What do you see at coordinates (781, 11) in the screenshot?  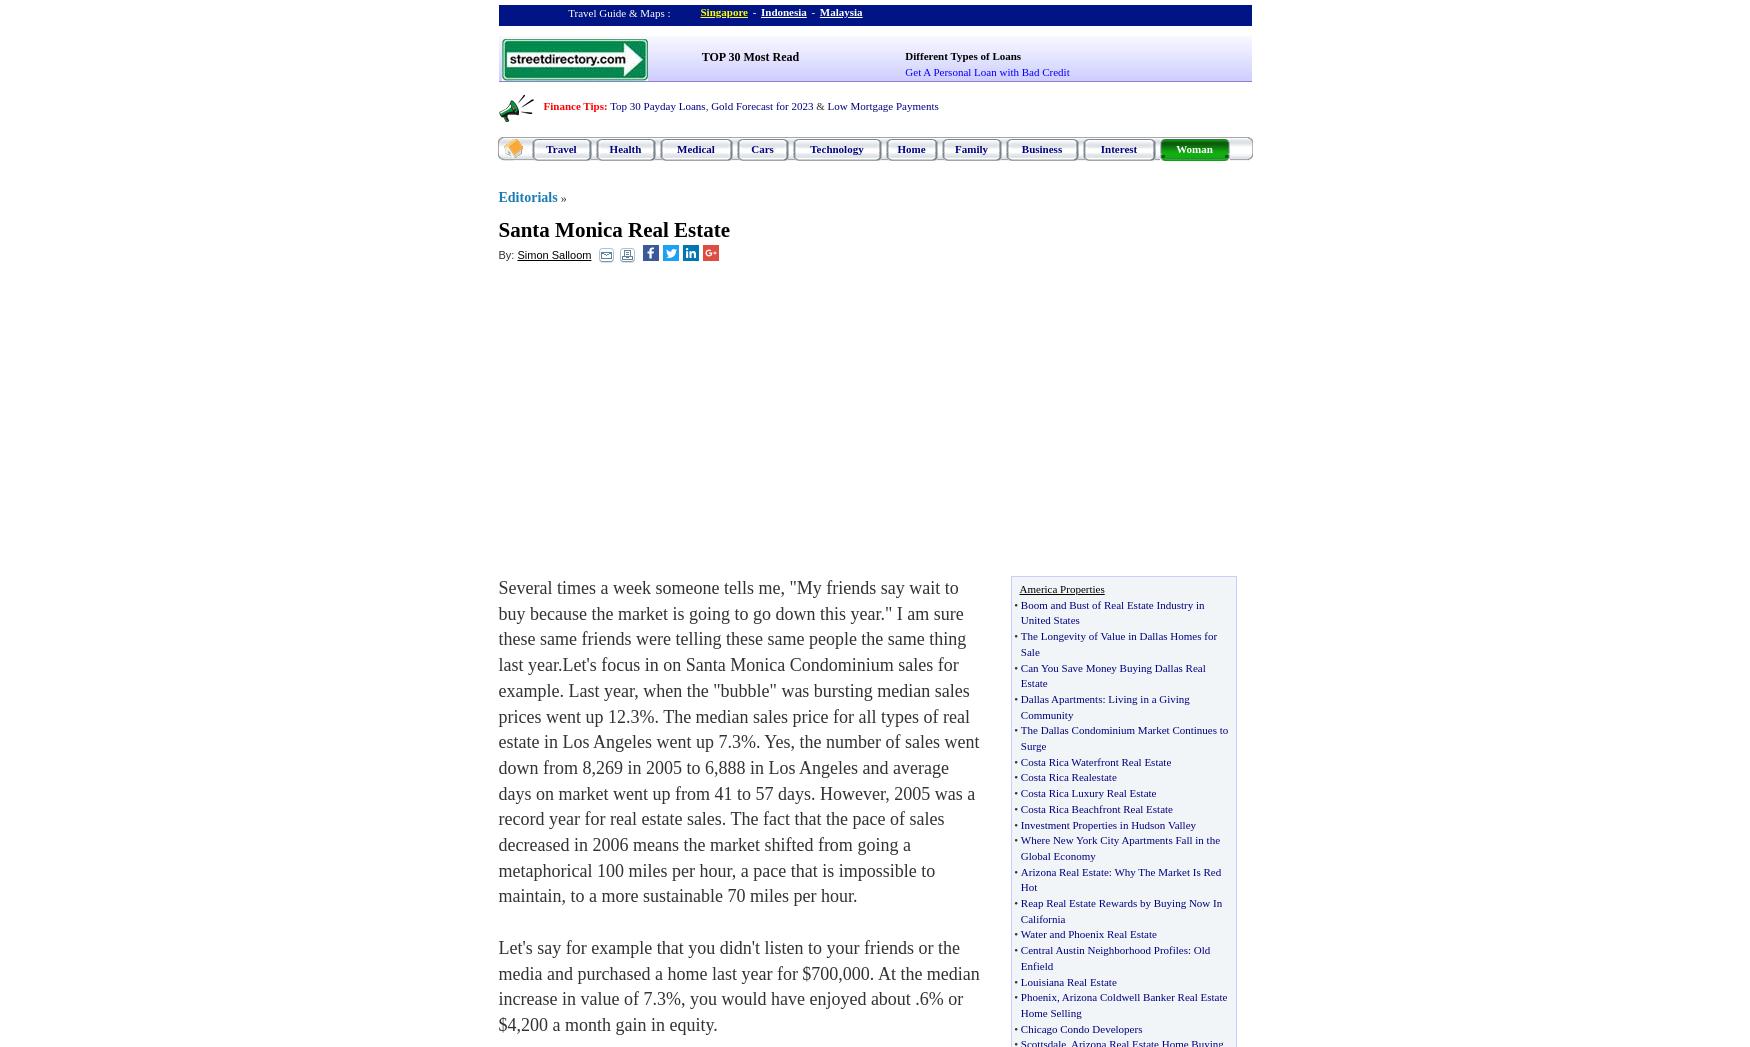 I see `'Indonesia'` at bounding box center [781, 11].